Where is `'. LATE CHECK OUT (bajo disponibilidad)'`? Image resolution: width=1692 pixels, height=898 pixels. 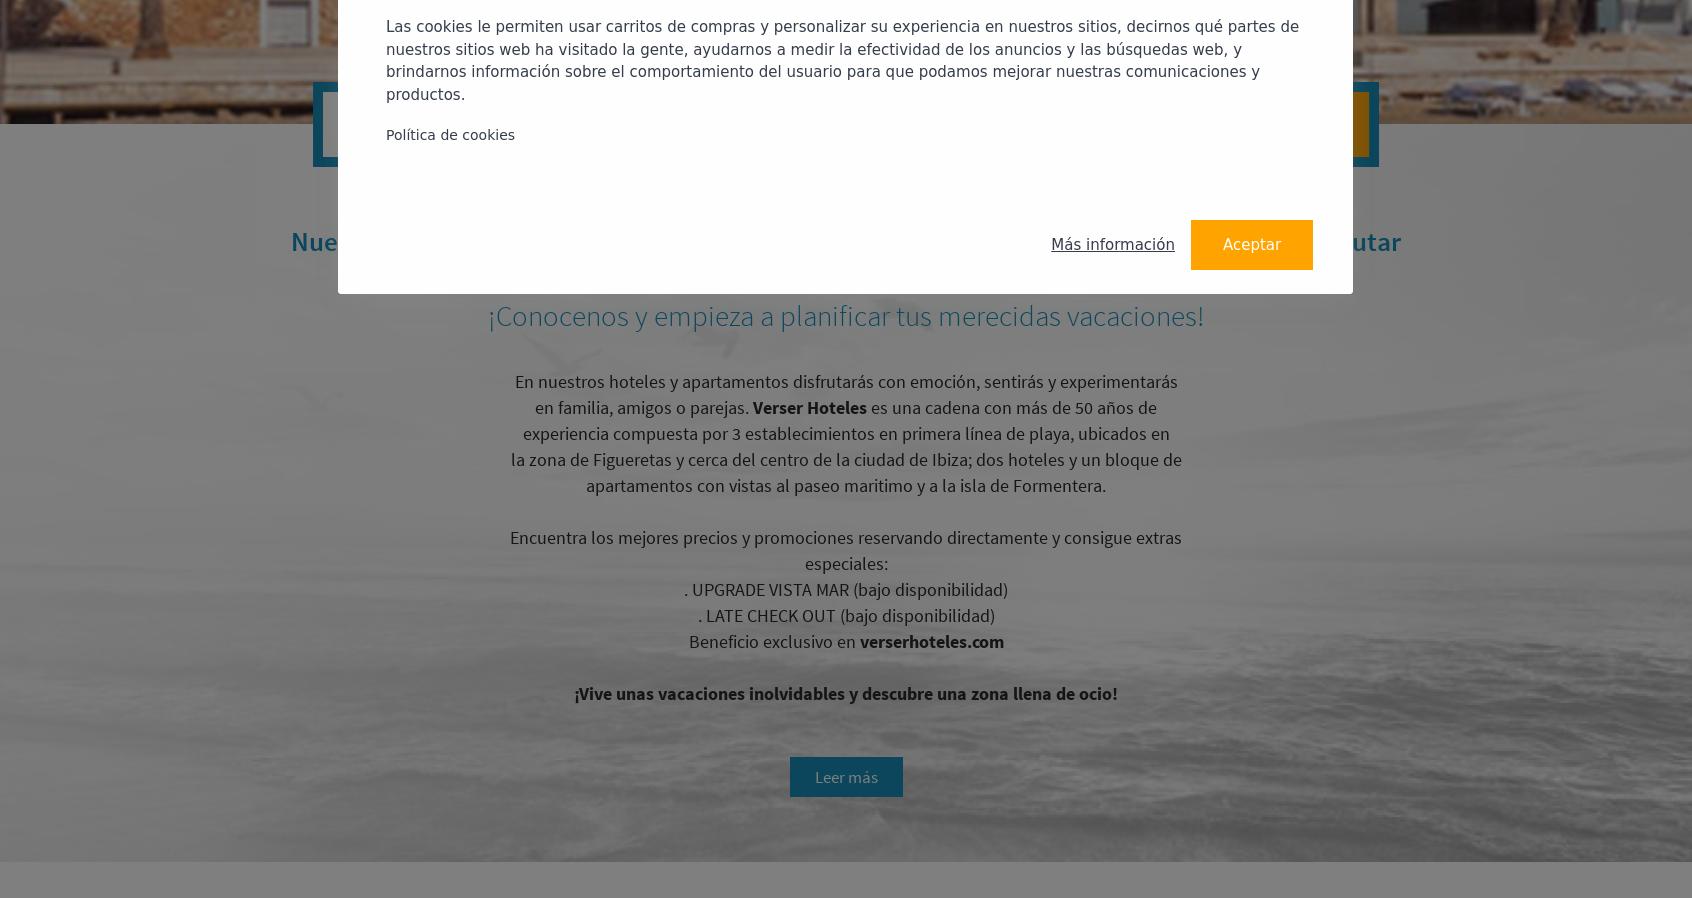 '. LATE CHECK OUT (bajo disponibilidad)' is located at coordinates (845, 614).